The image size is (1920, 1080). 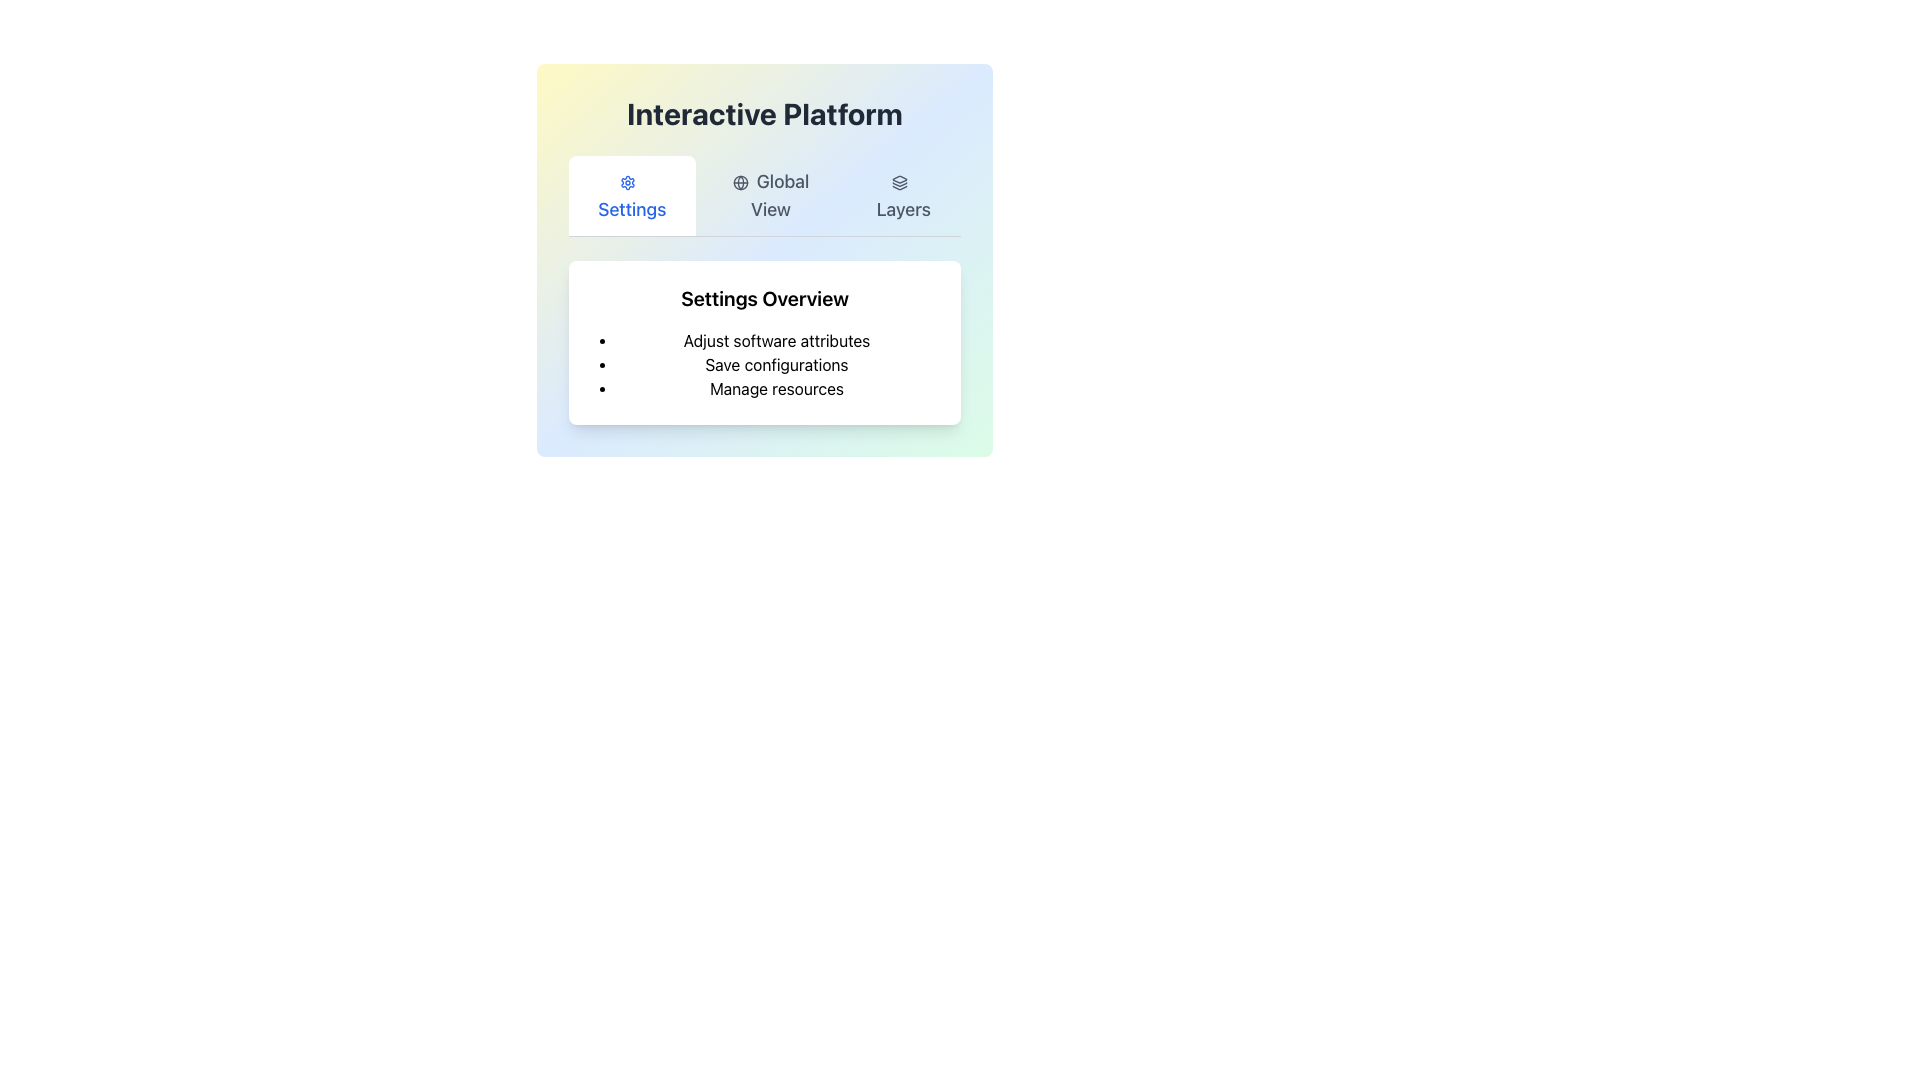 I want to click on the text label 'Save configurations' which is the second item in a vertical bulleted list under the heading 'Settings Overview', so click(x=776, y=365).